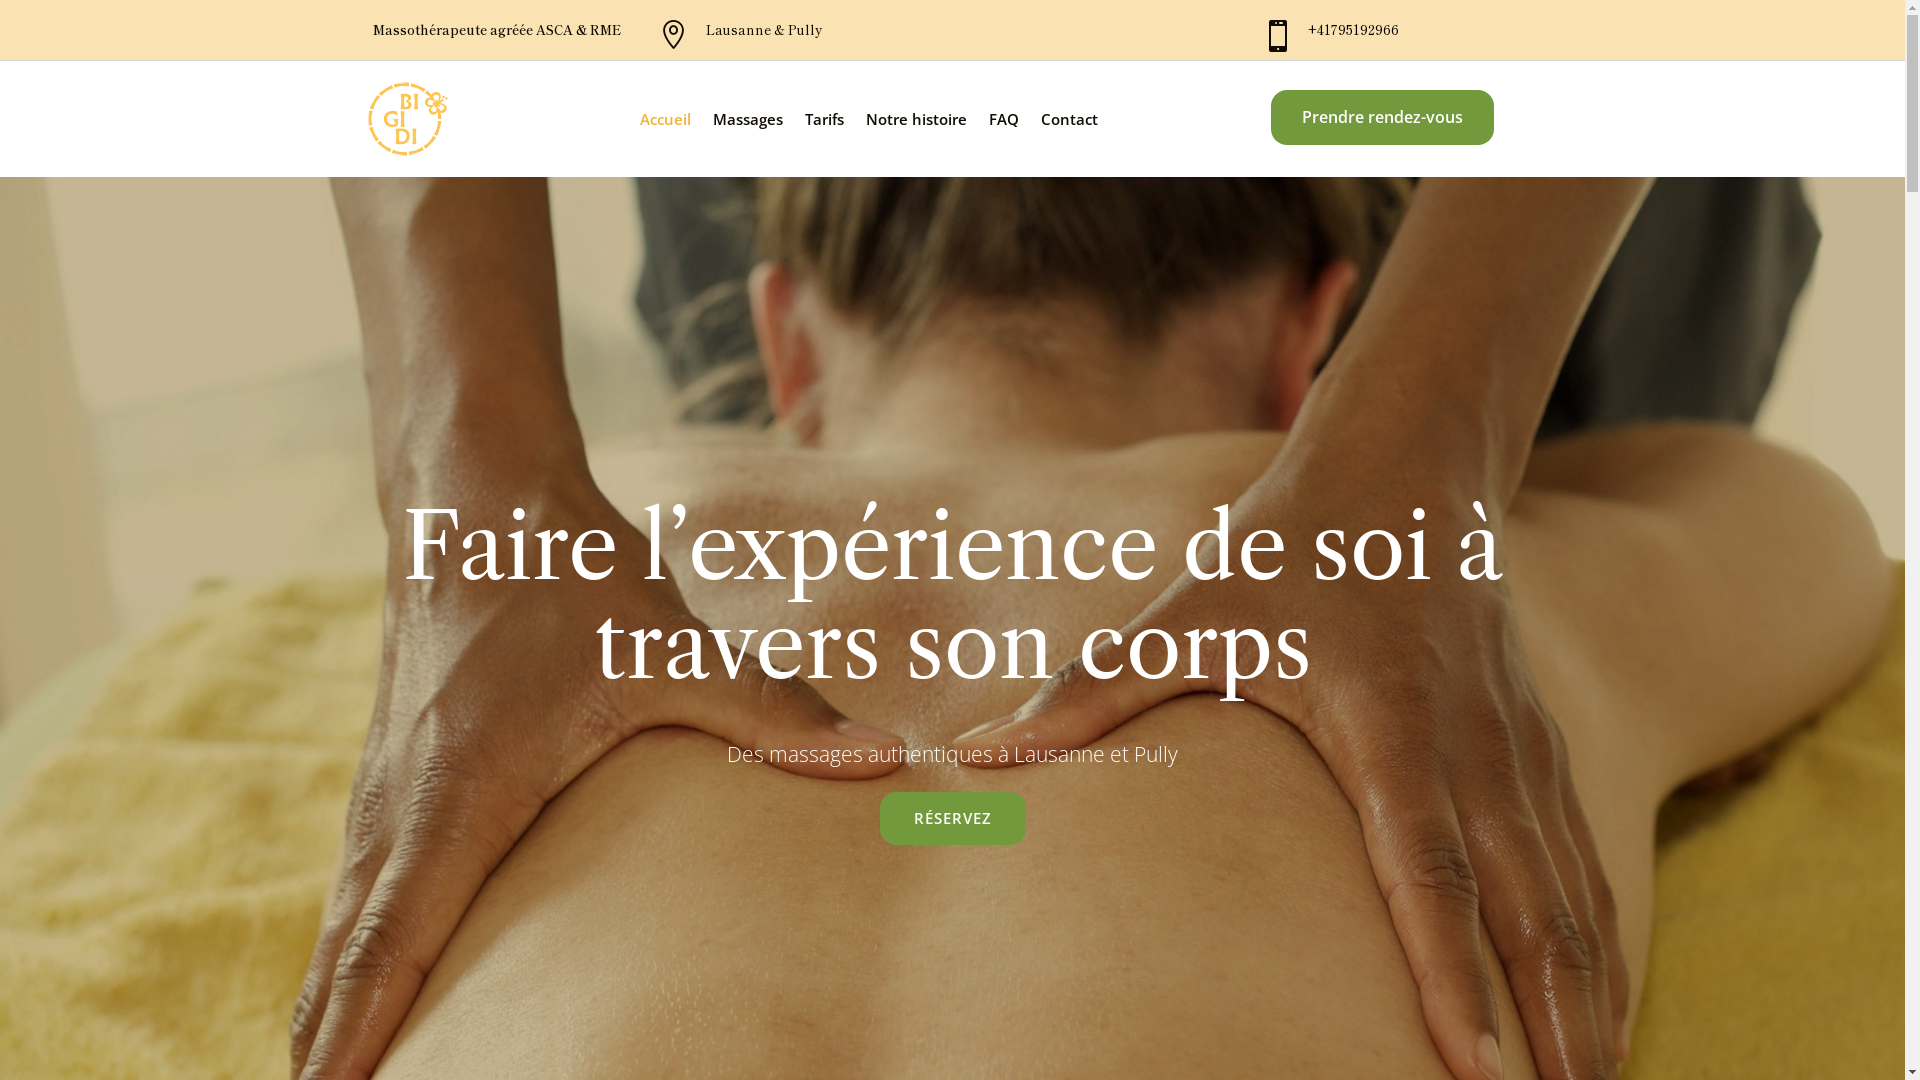 The height and width of the screenshot is (1080, 1920). I want to click on 'Contact', so click(1068, 119).